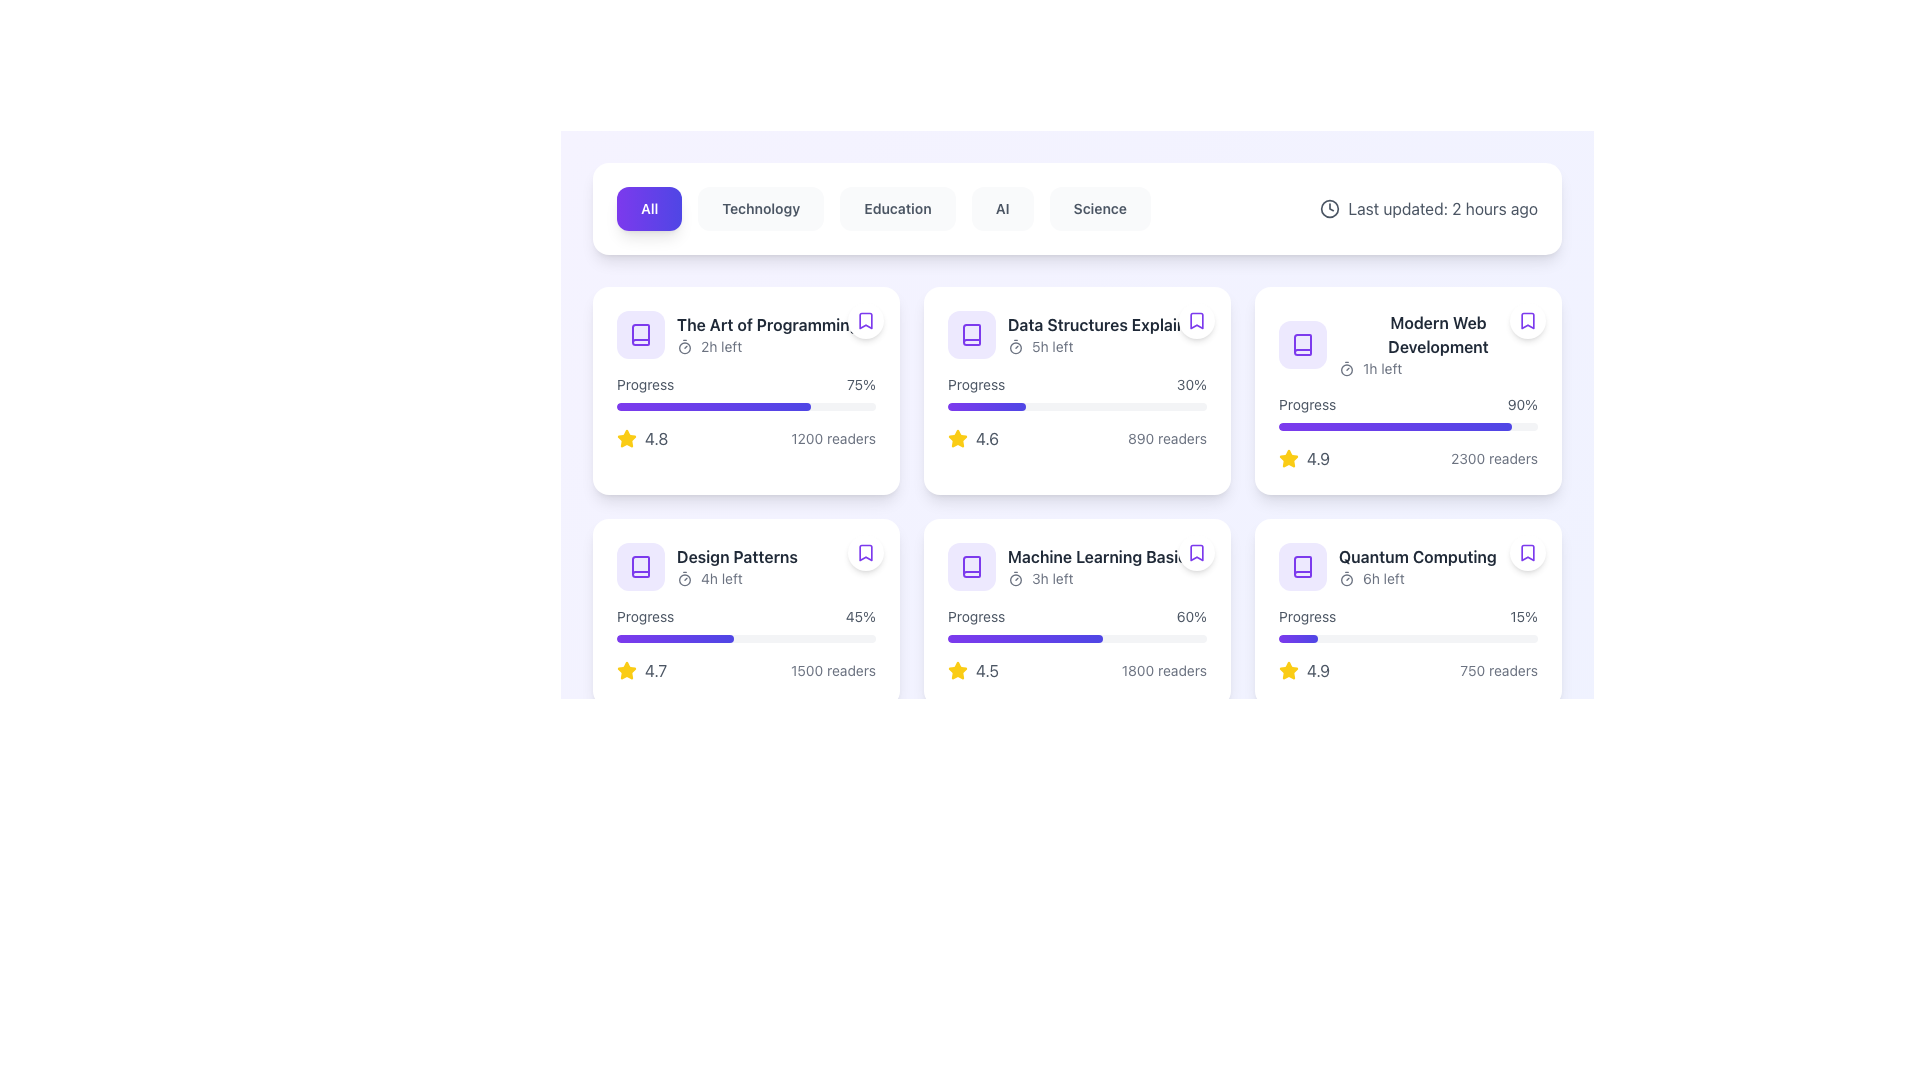  Describe the element at coordinates (1347, 369) in the screenshot. I see `the small circular timer icon located at the top-left corner of the 'Modern Web Development' card, adjacent to the '1h left' text` at that location.